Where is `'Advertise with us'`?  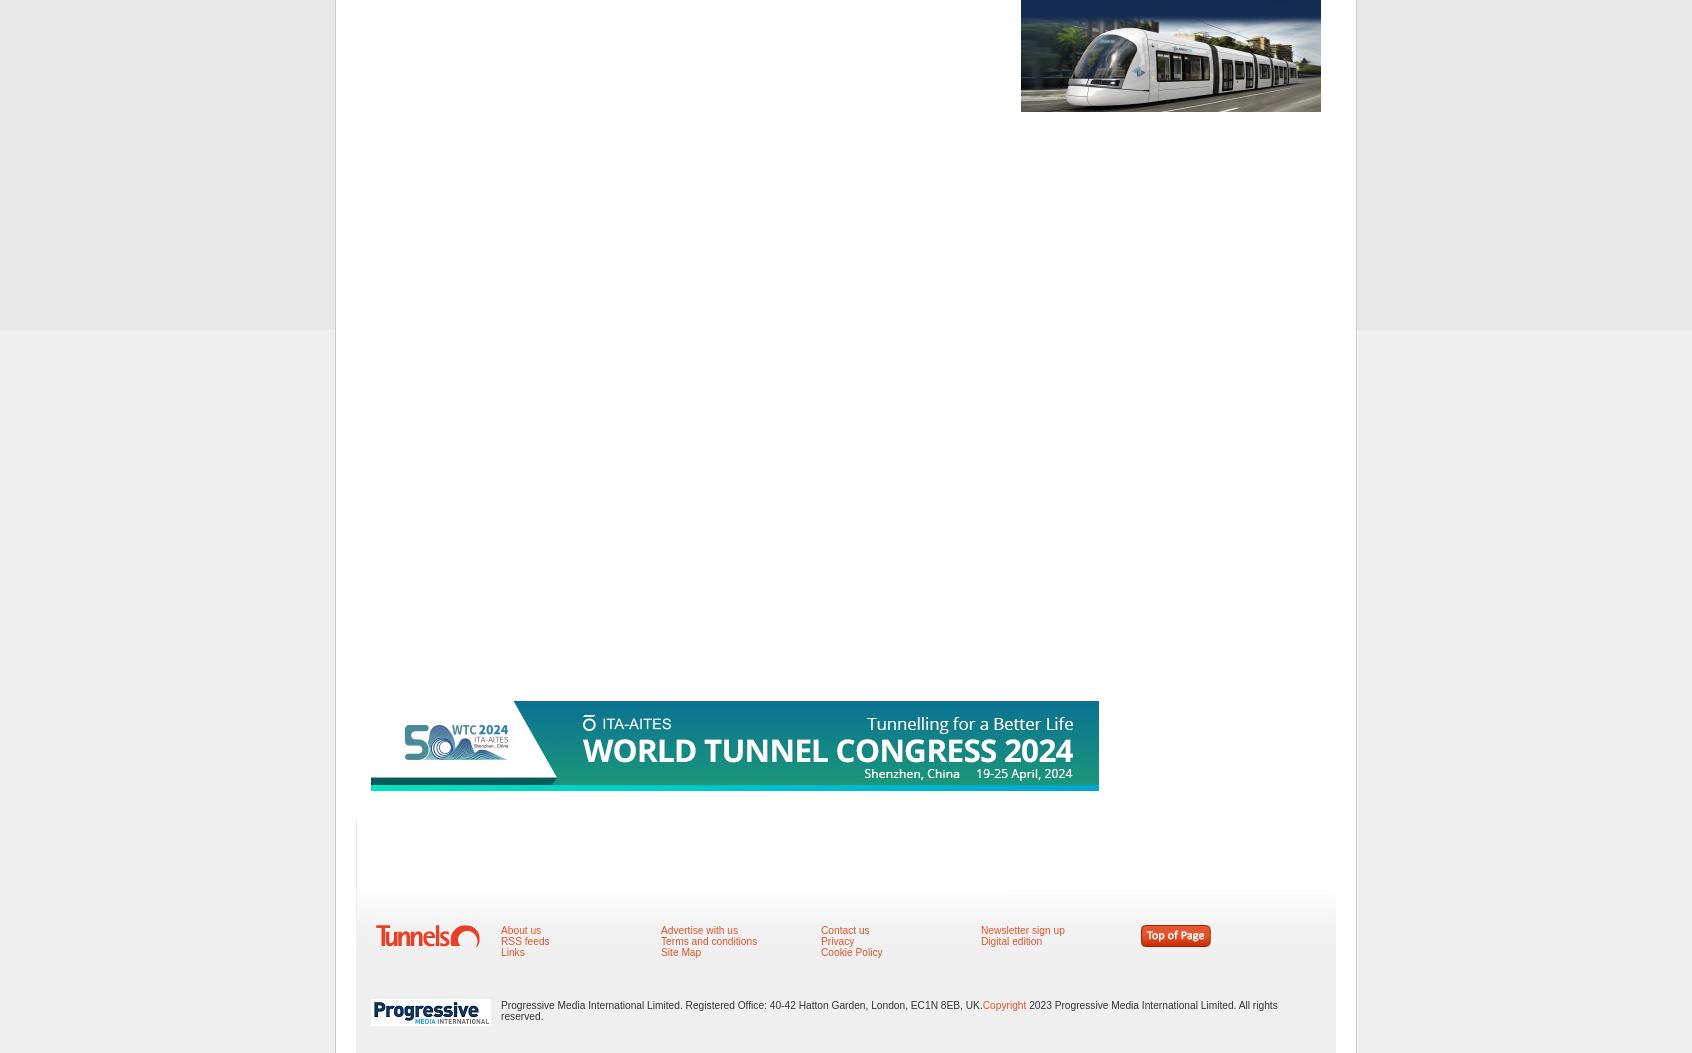 'Advertise with us' is located at coordinates (699, 929).